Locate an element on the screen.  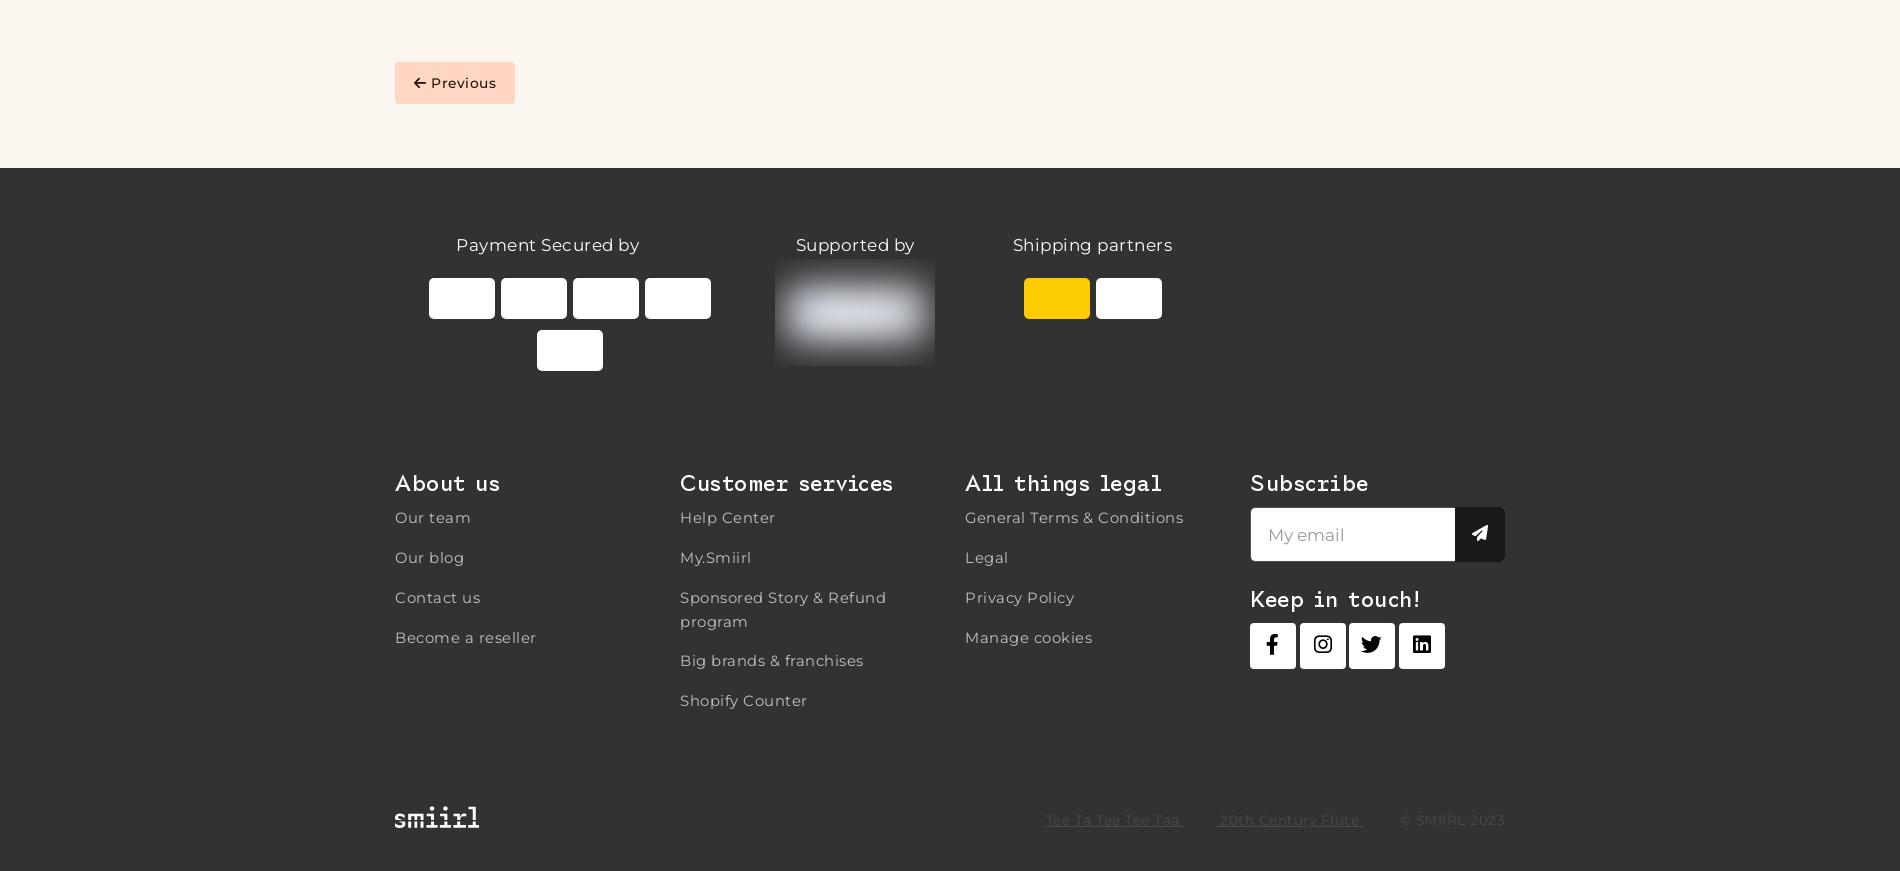
'Subscribe' is located at coordinates (1249, 482).